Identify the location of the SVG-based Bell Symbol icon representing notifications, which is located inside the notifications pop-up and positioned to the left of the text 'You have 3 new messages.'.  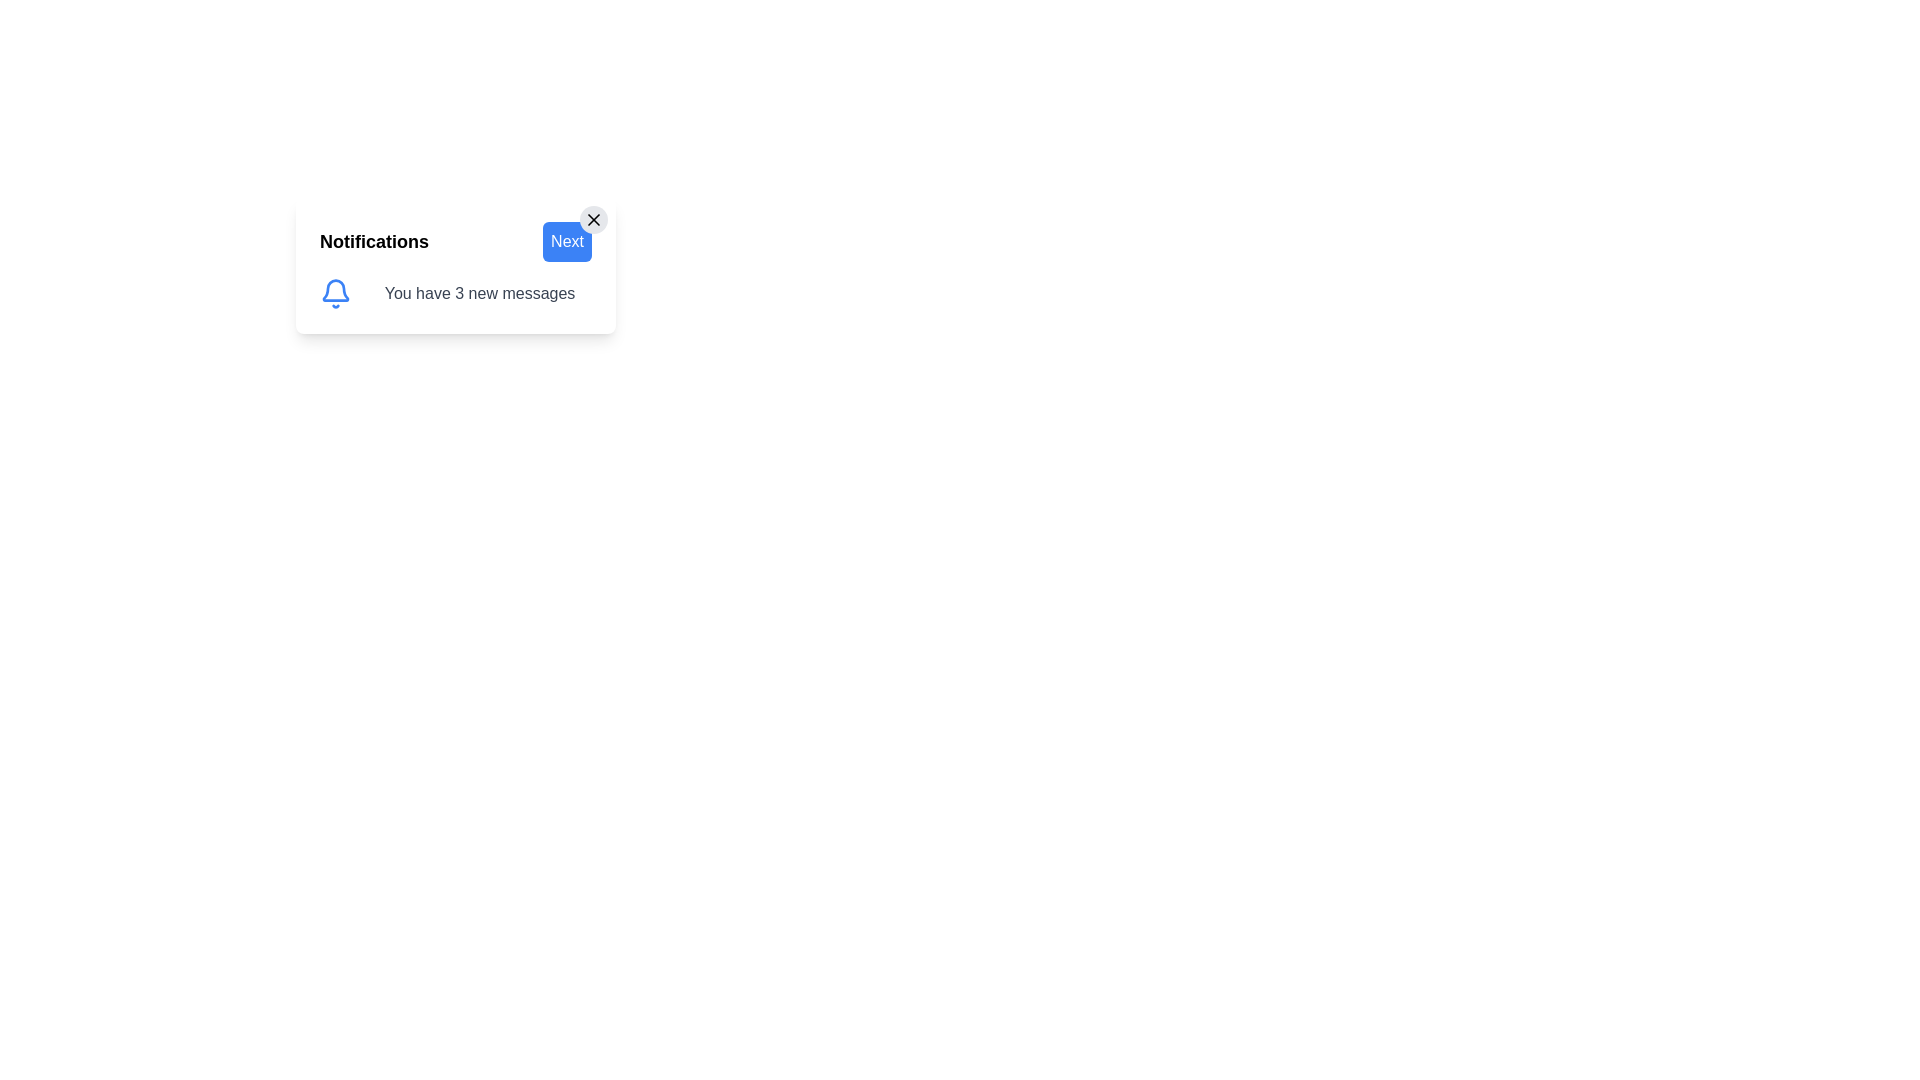
(336, 290).